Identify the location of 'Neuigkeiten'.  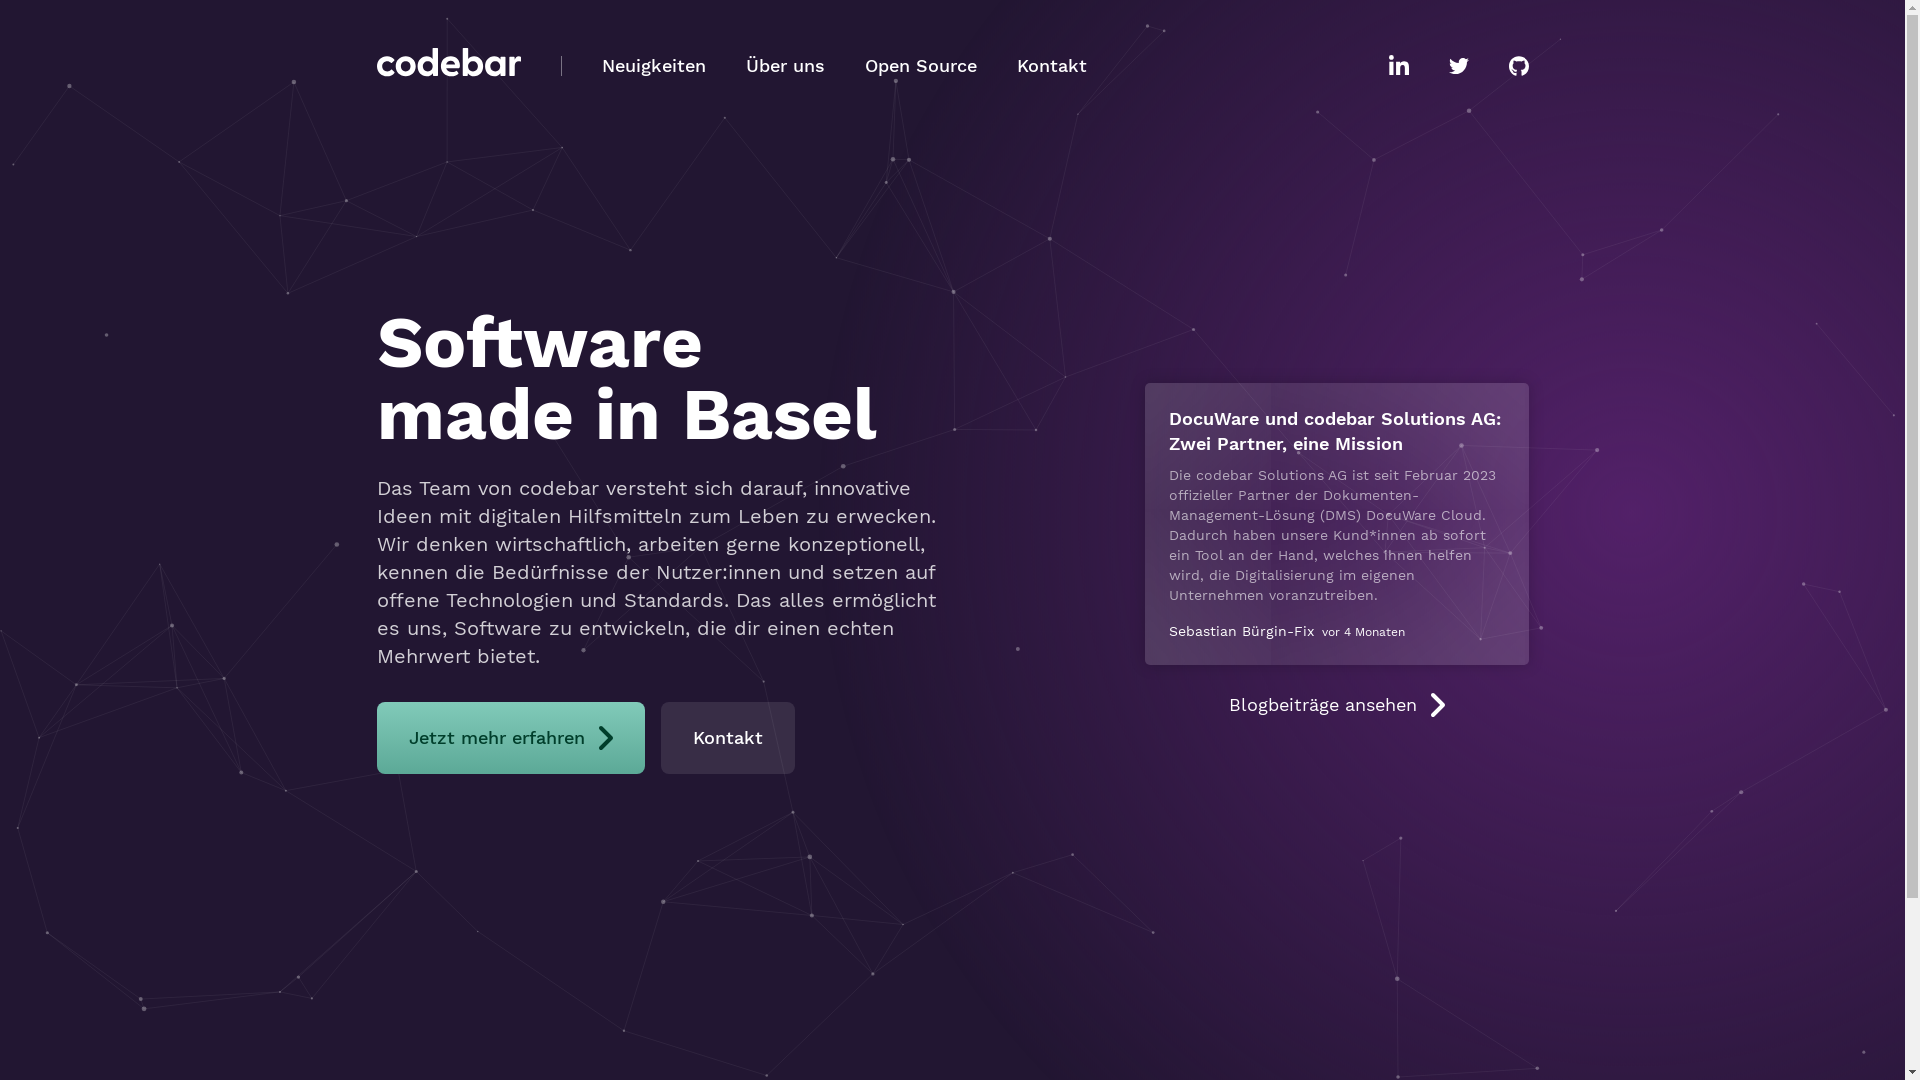
(653, 64).